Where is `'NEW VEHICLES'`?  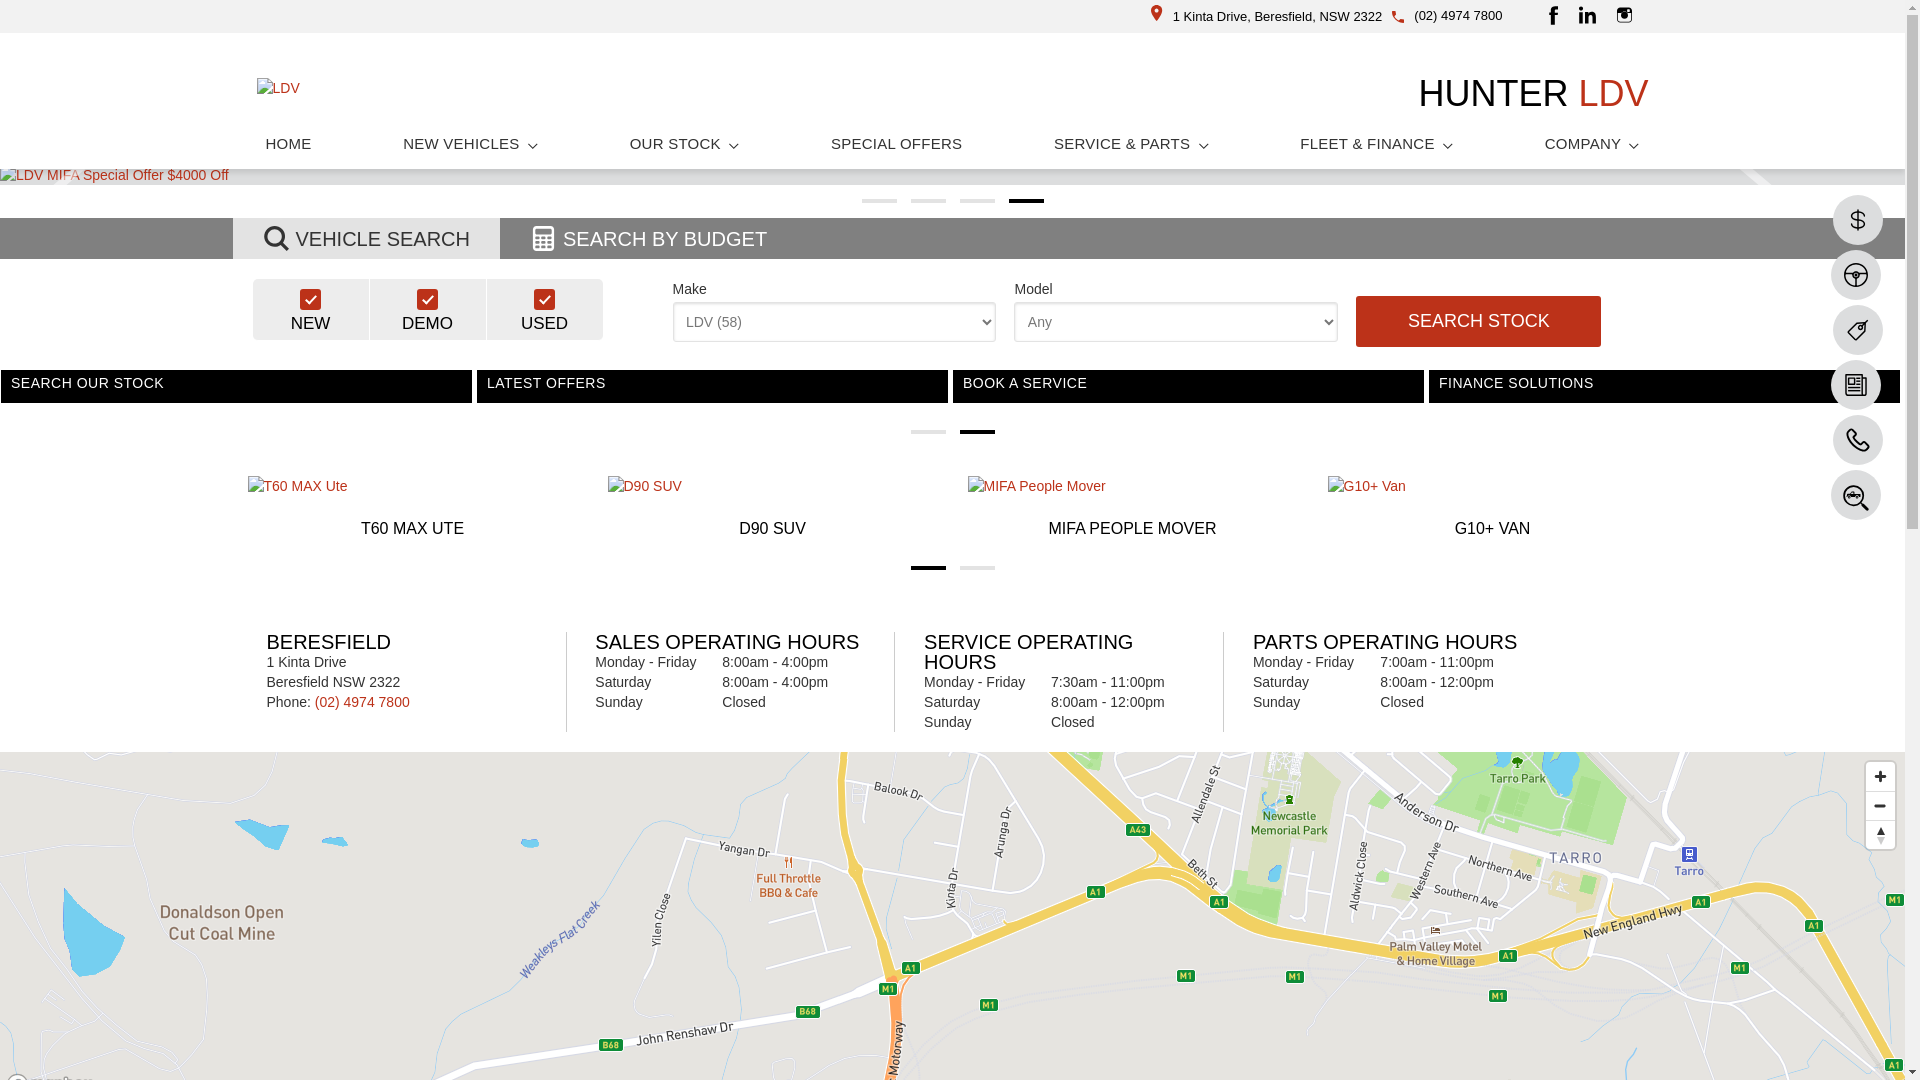
'NEW VEHICLES' is located at coordinates (469, 142).